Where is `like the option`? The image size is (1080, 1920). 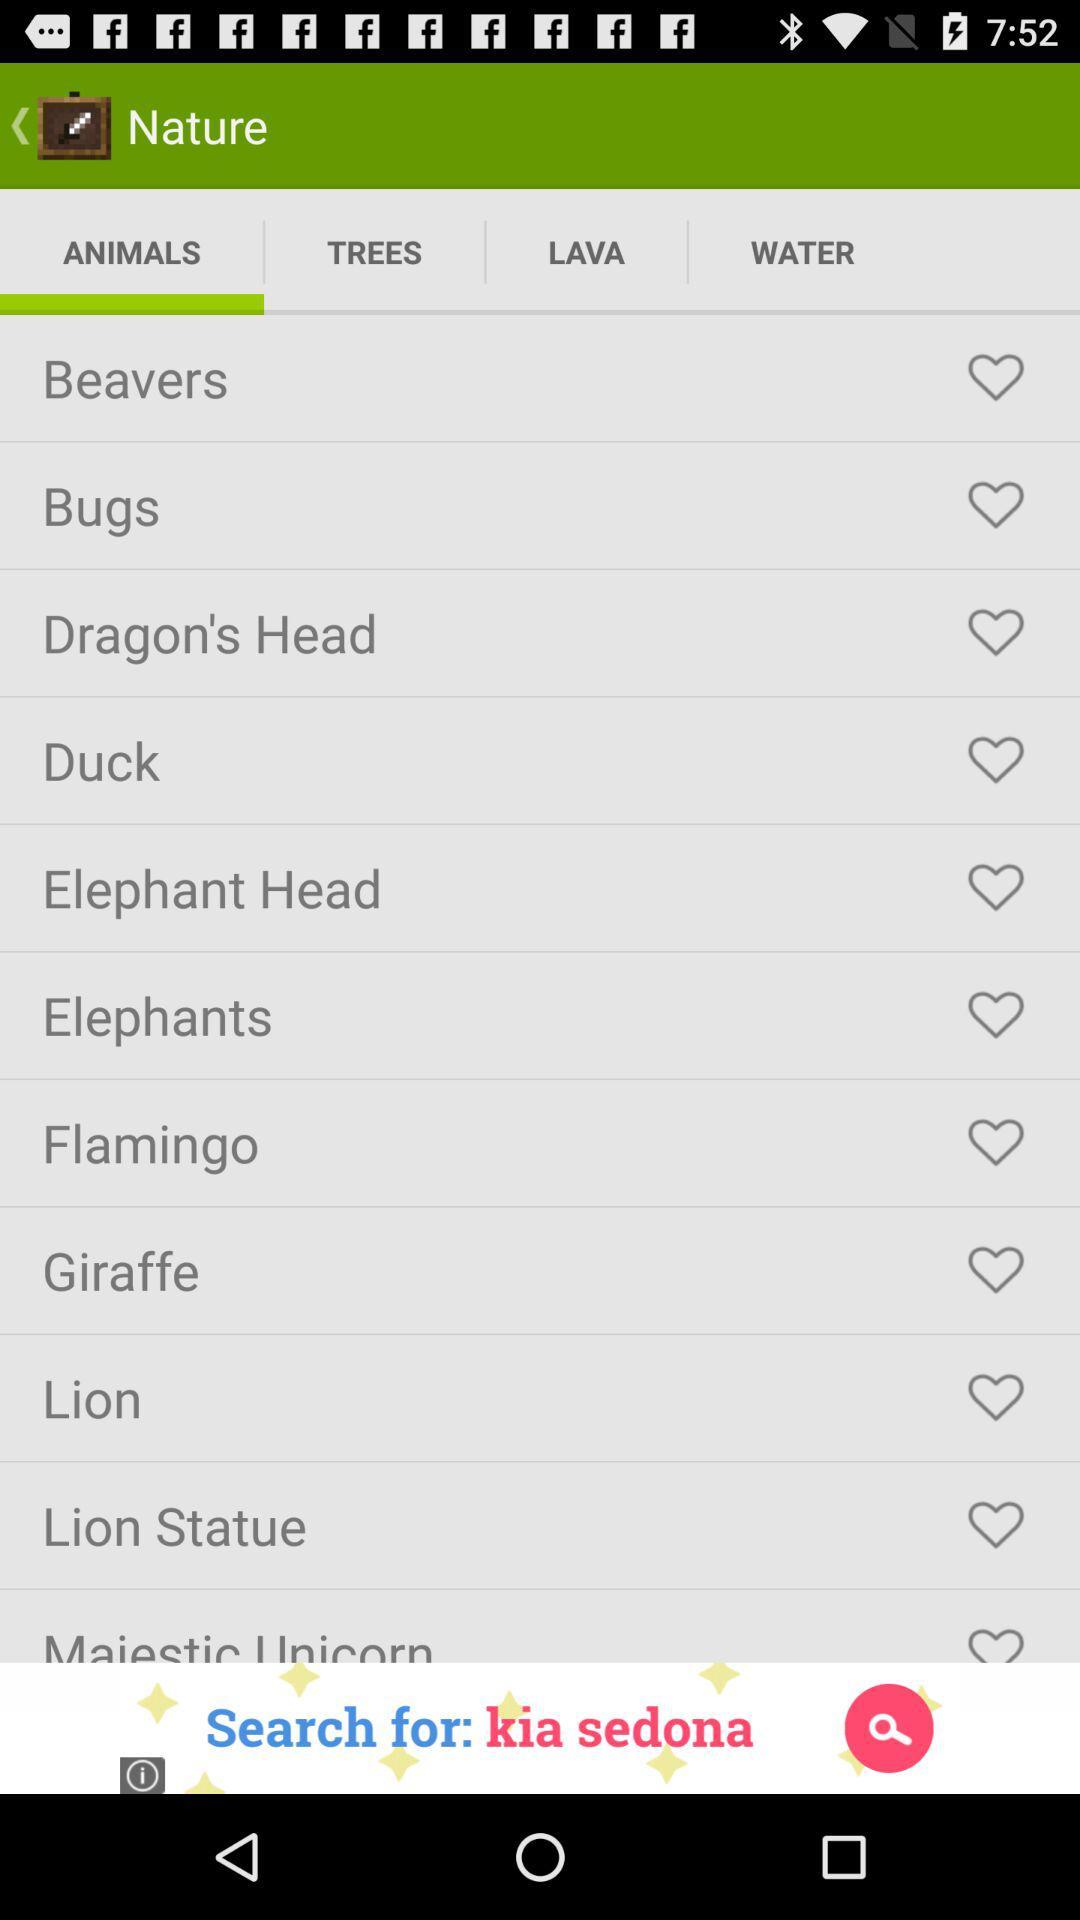
like the option is located at coordinates (995, 887).